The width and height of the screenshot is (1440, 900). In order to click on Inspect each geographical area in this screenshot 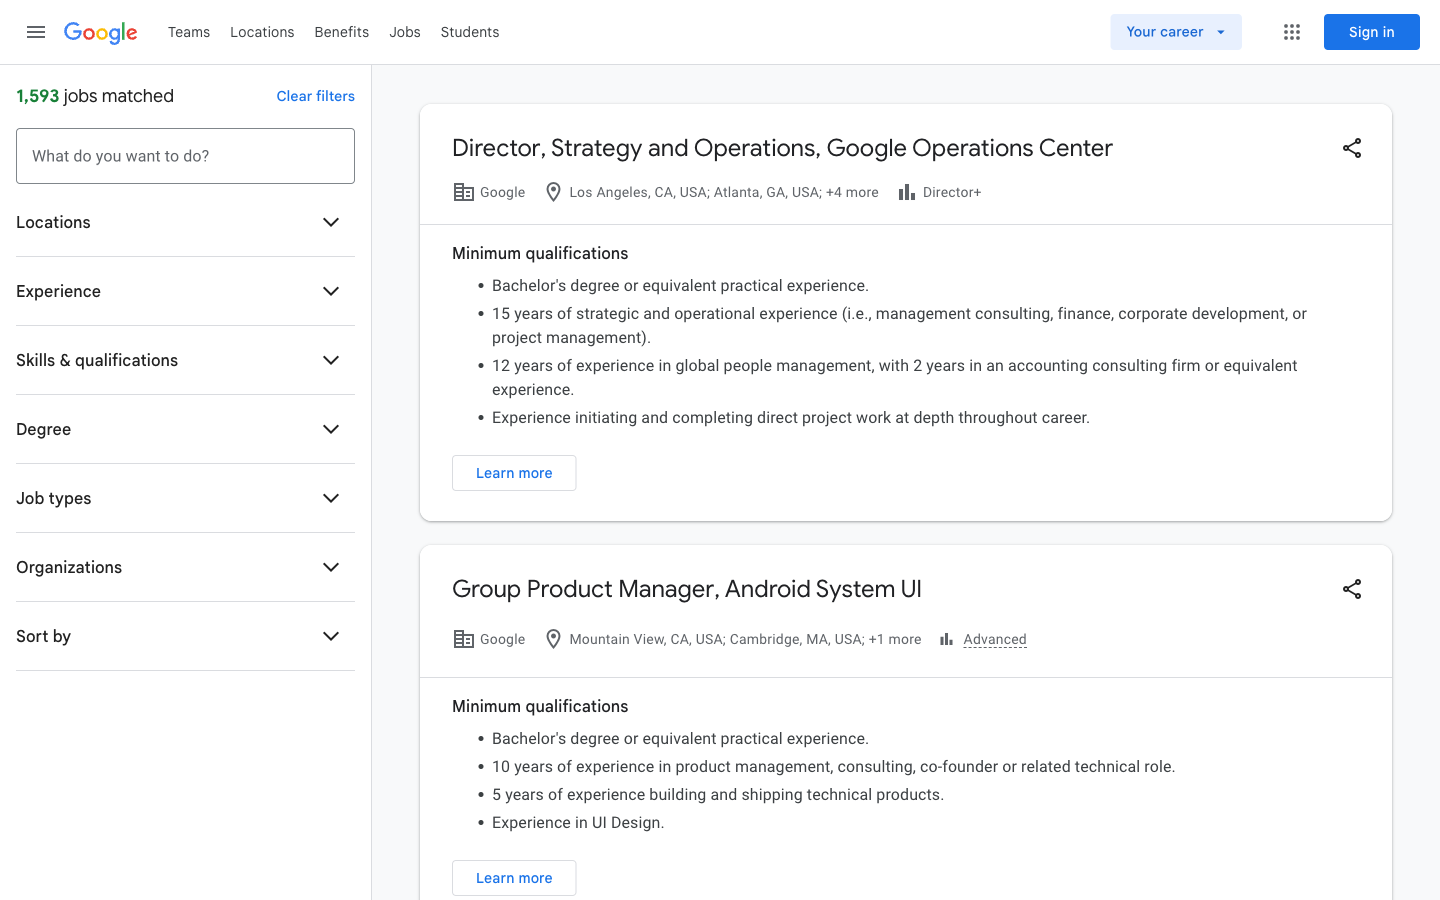, I will do `click(261, 30)`.